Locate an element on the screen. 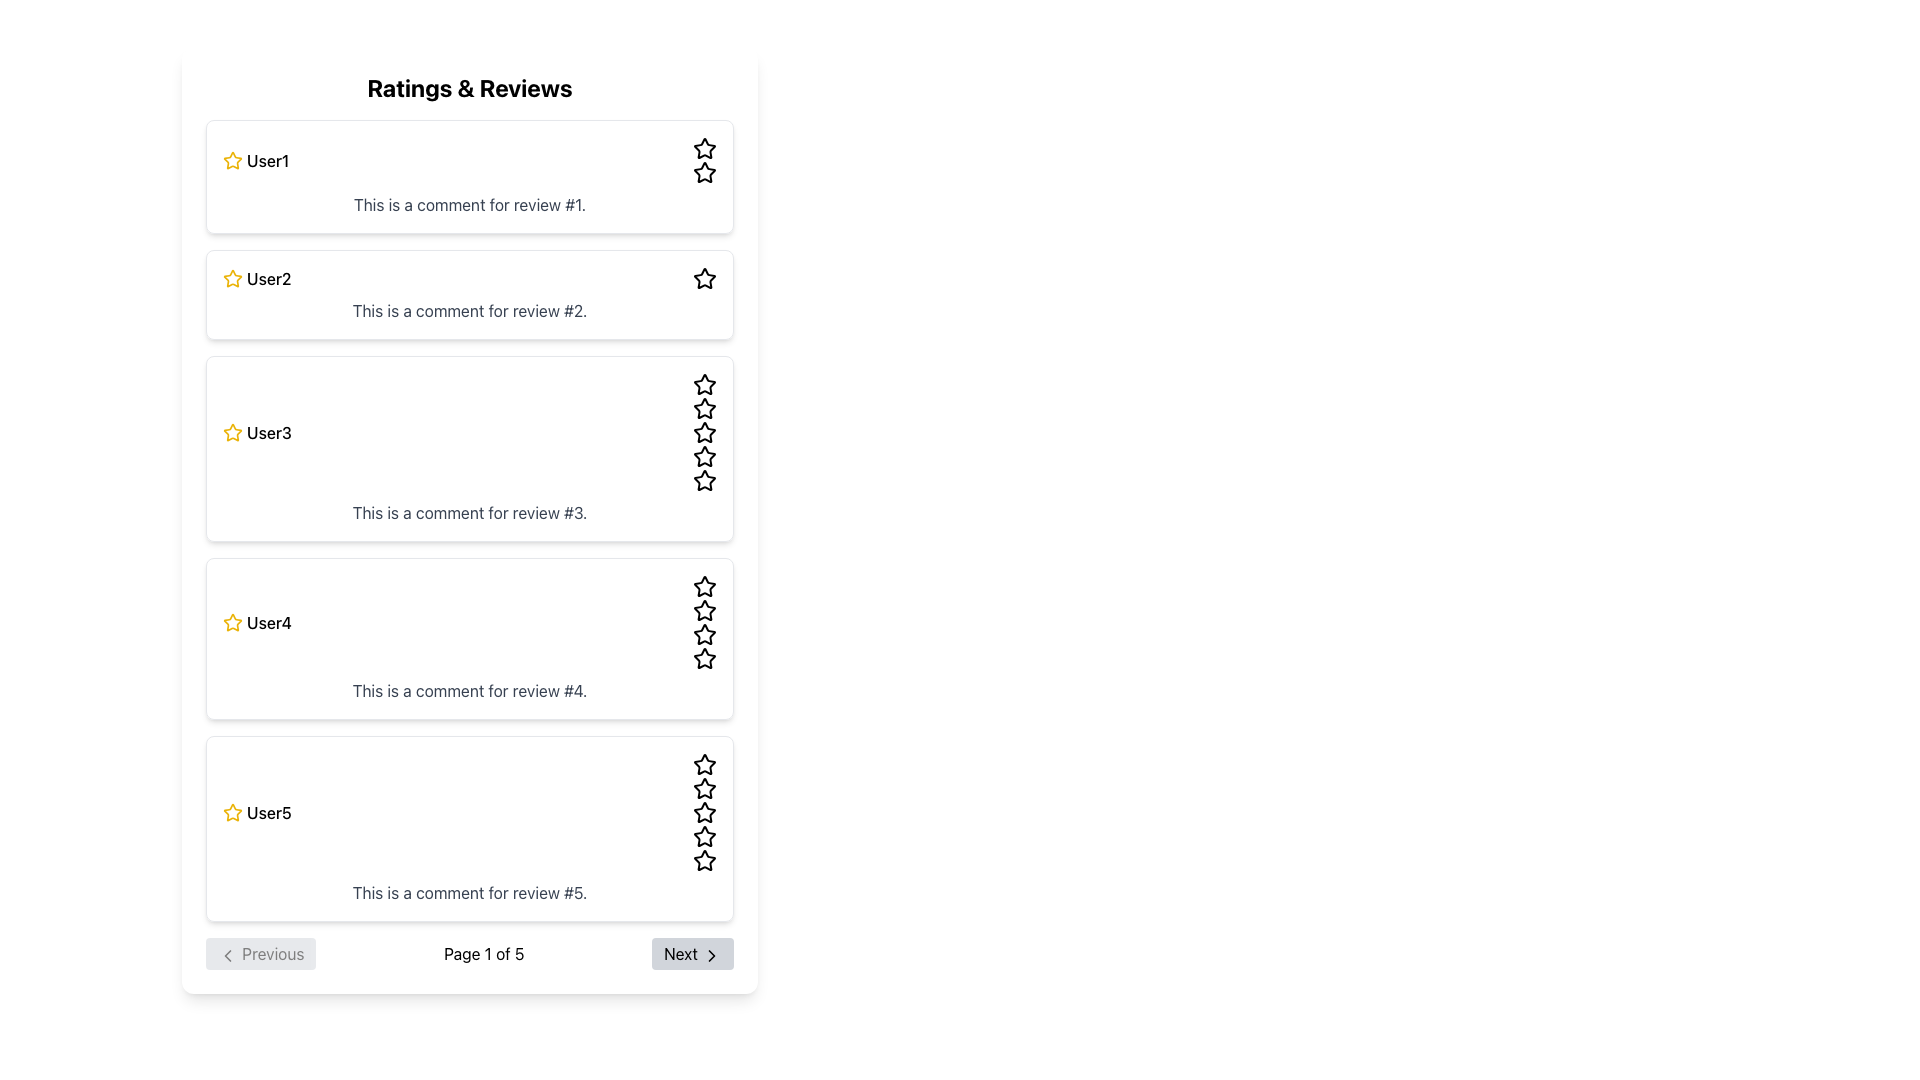 The height and width of the screenshot is (1080, 1920). the fourth star icon in the rating system for 'User3' is located at coordinates (705, 431).